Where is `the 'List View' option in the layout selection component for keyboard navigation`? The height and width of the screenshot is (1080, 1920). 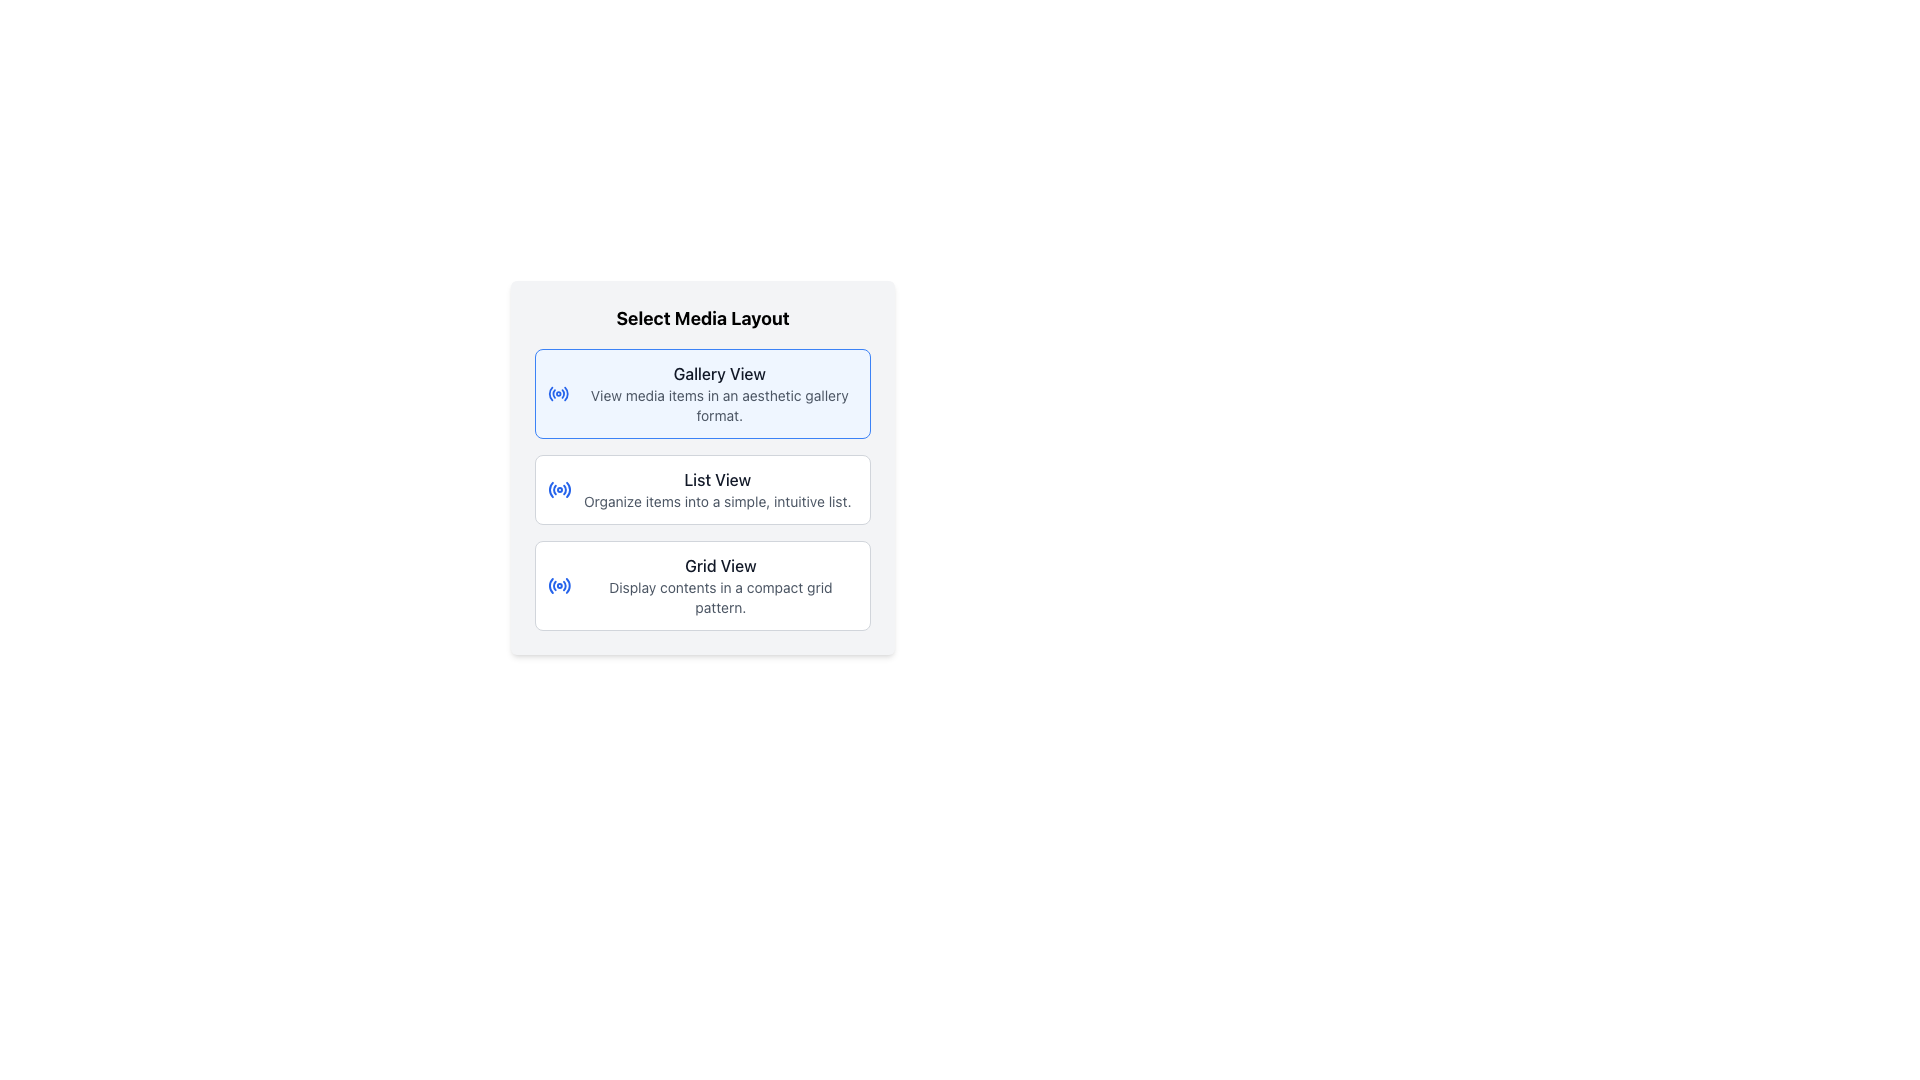
the 'List View' option in the layout selection component for keyboard navigation is located at coordinates (702, 467).